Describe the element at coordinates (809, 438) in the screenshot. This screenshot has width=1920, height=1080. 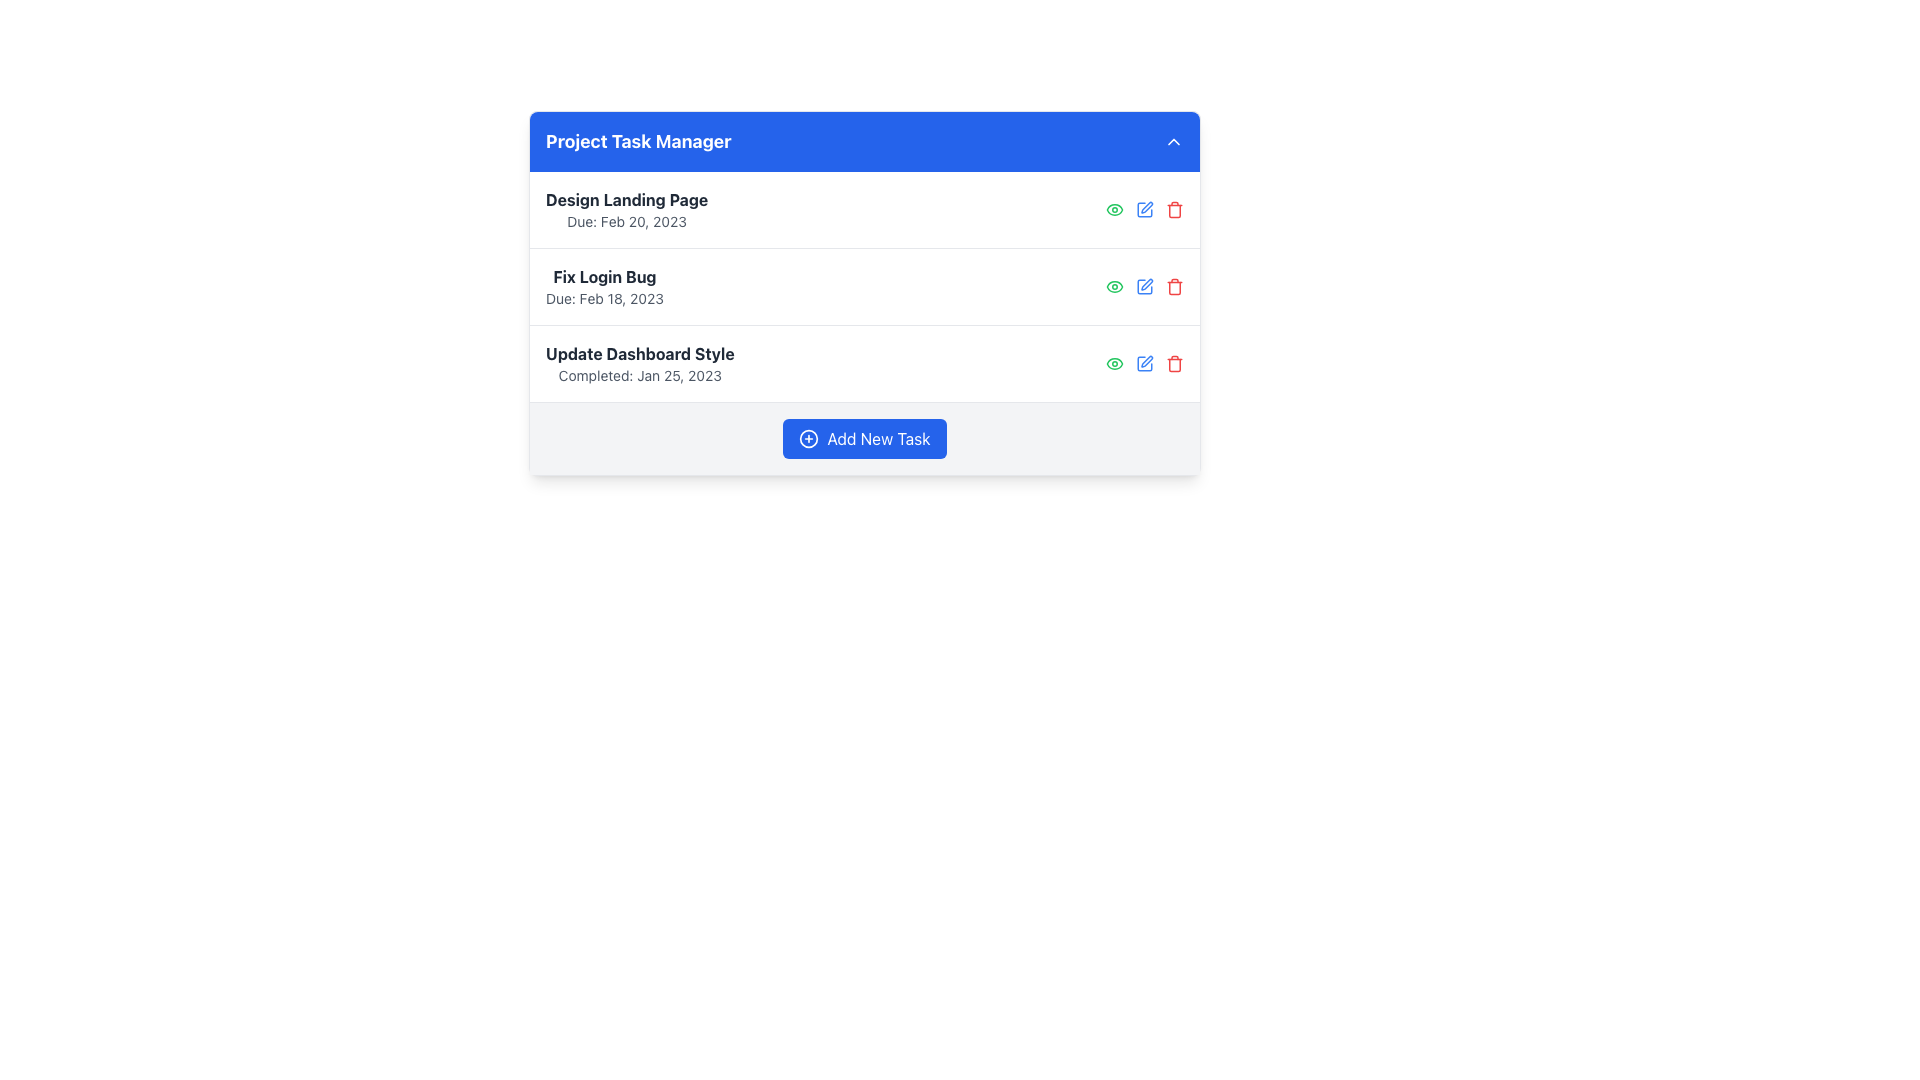
I see `the blue circular SVG graphic which is part of the 'Add New Task' button located at the bottom of the task list card` at that location.